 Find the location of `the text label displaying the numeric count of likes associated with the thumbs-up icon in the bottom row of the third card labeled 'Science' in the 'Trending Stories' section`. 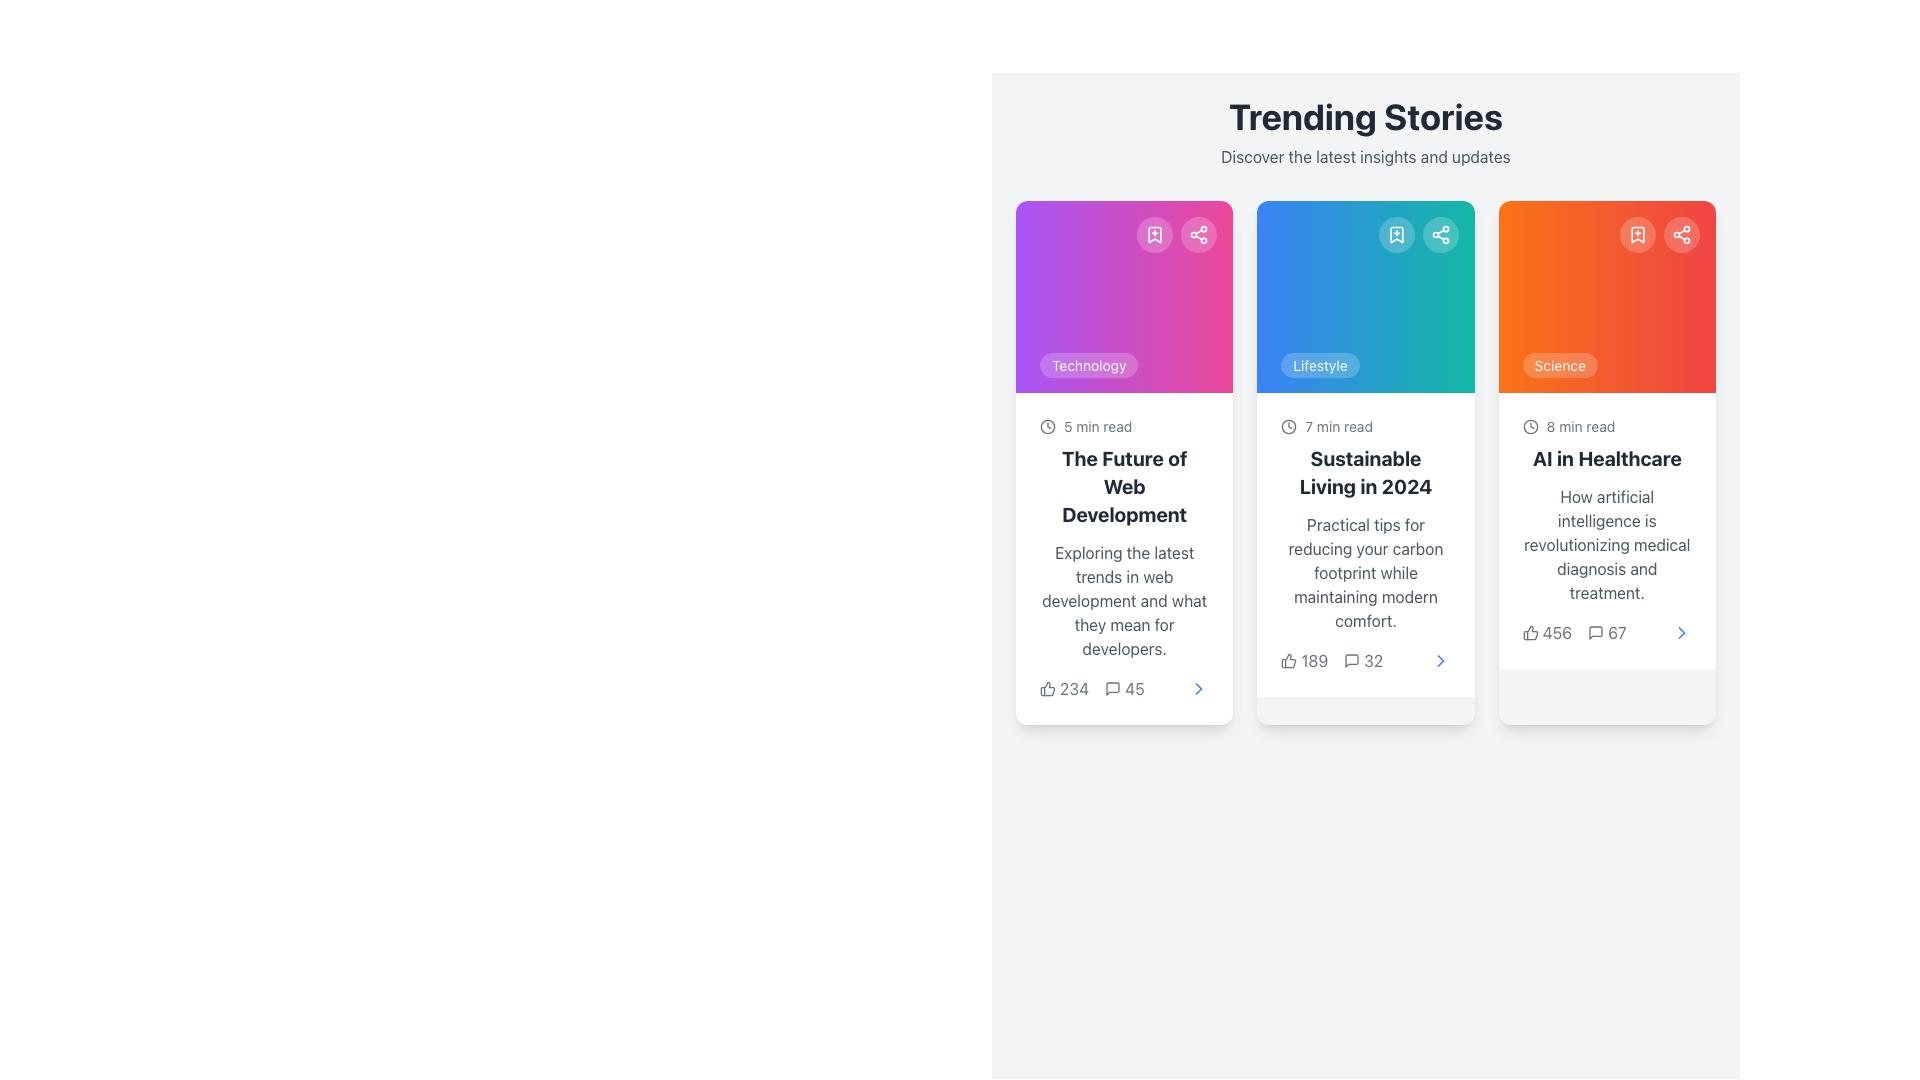

the text label displaying the numeric count of likes associated with the thumbs-up icon in the bottom row of the third card labeled 'Science' in the 'Trending Stories' section is located at coordinates (1556, 632).